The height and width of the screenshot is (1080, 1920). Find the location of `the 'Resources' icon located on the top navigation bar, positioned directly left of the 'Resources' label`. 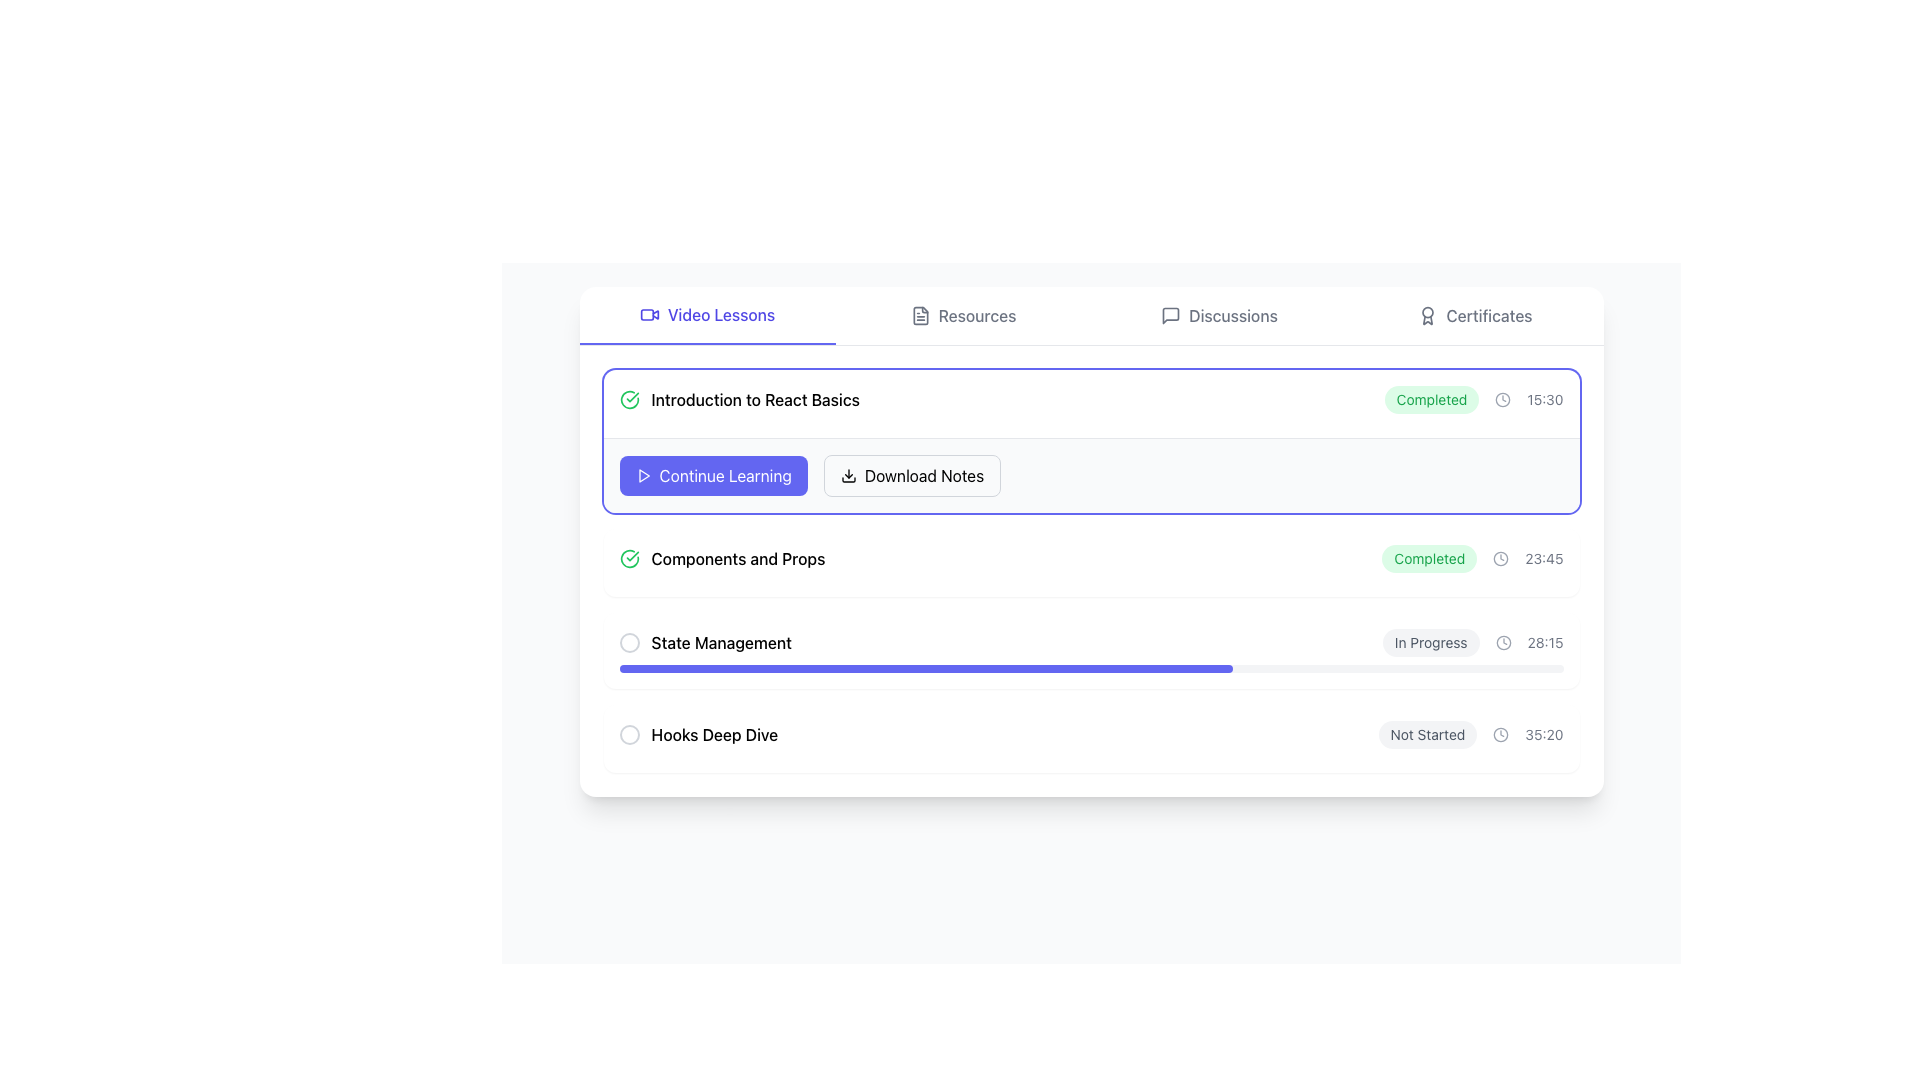

the 'Resources' icon located on the top navigation bar, positioned directly left of the 'Resources' label is located at coordinates (919, 315).